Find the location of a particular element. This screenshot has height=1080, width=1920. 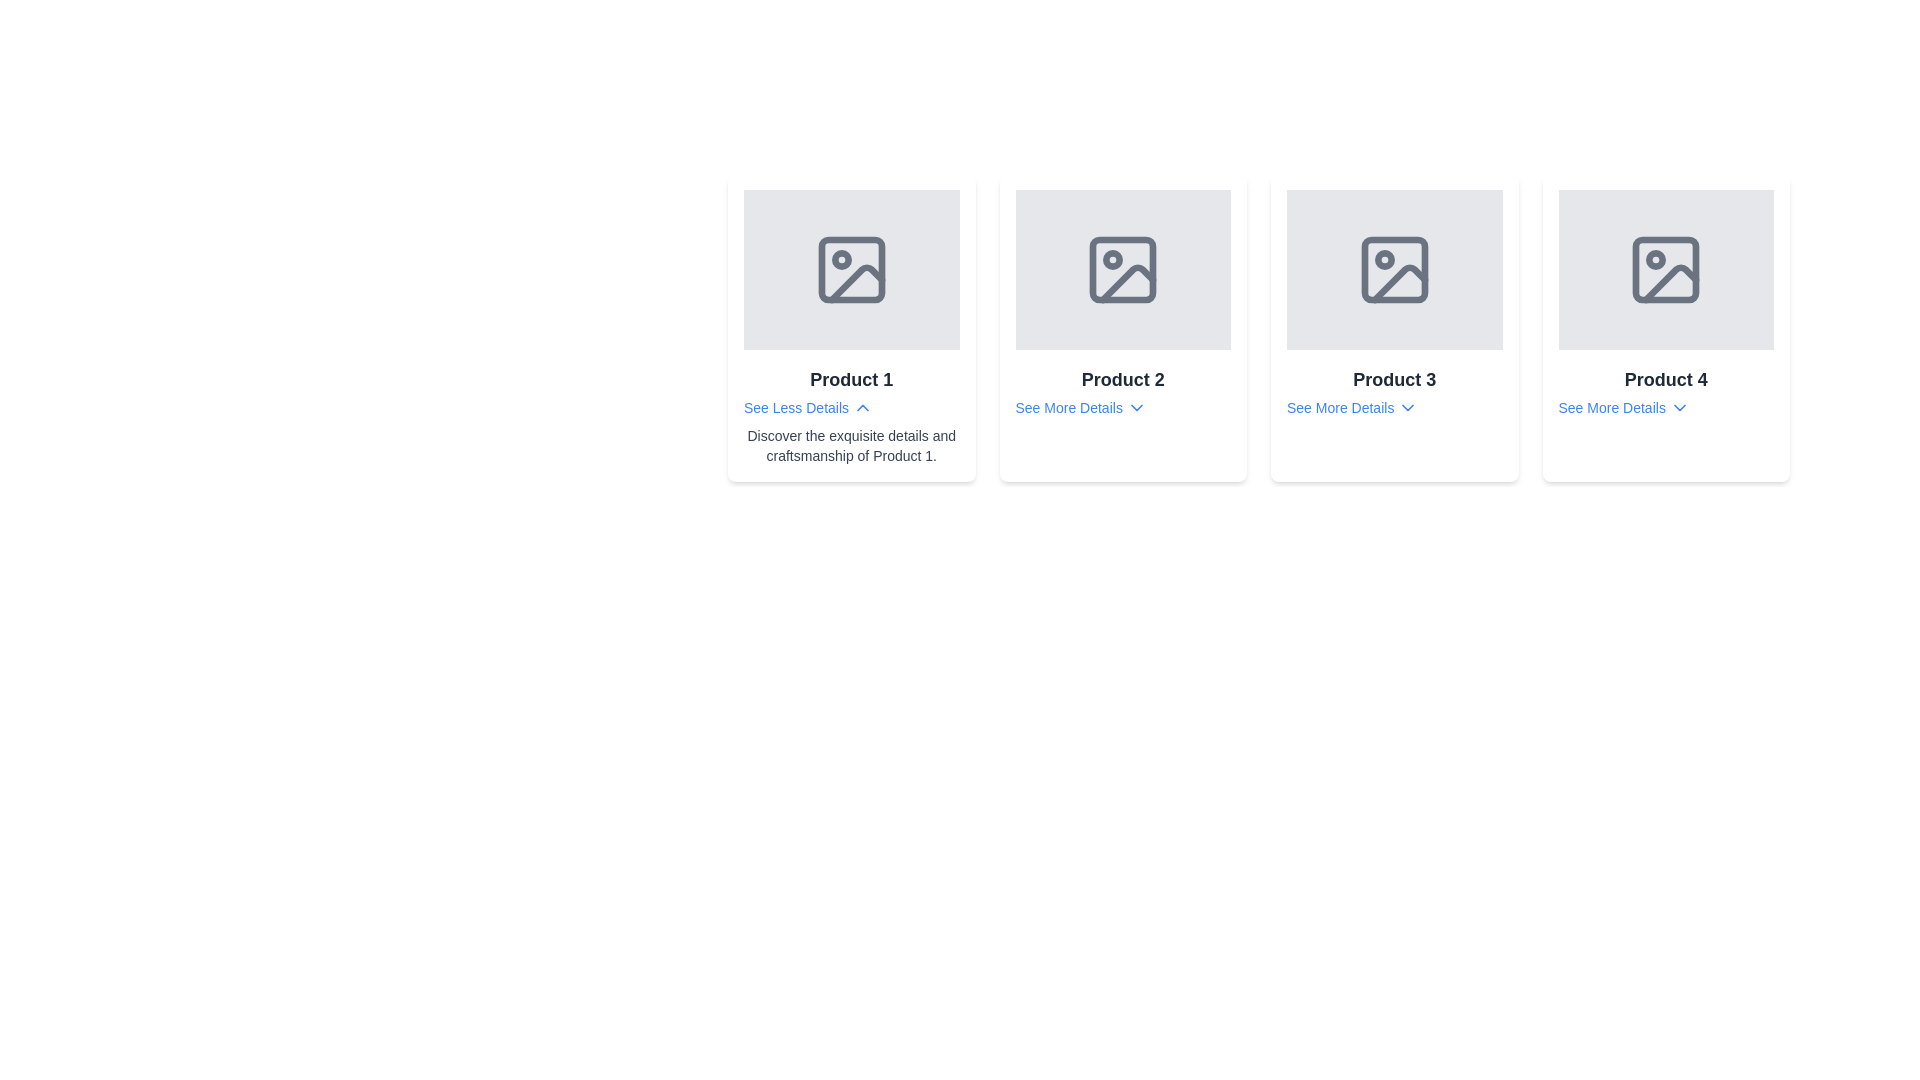

the interactive text link with icon located below the 'Product 3' title is located at coordinates (1352, 407).